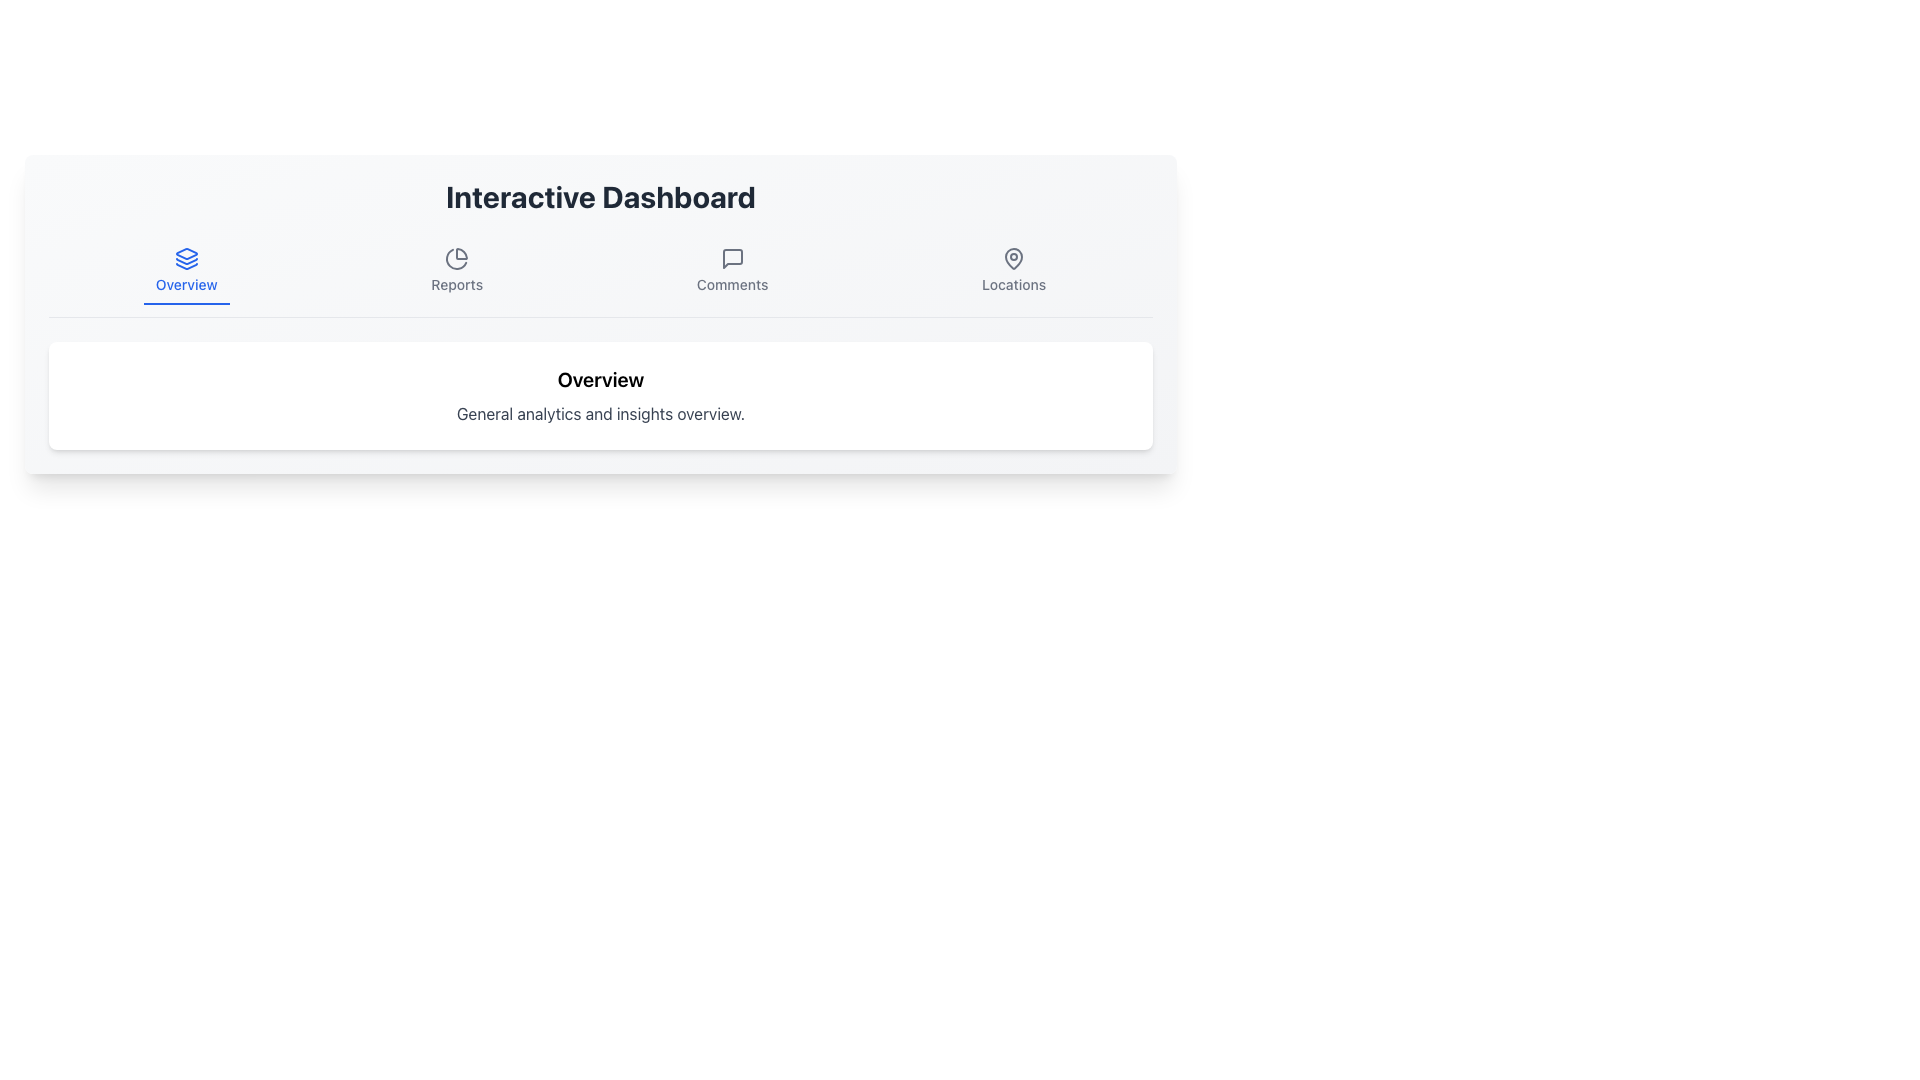 This screenshot has height=1080, width=1920. Describe the element at coordinates (456, 272) in the screenshot. I see `the 'Reports' navigation link in the navigation bar` at that location.